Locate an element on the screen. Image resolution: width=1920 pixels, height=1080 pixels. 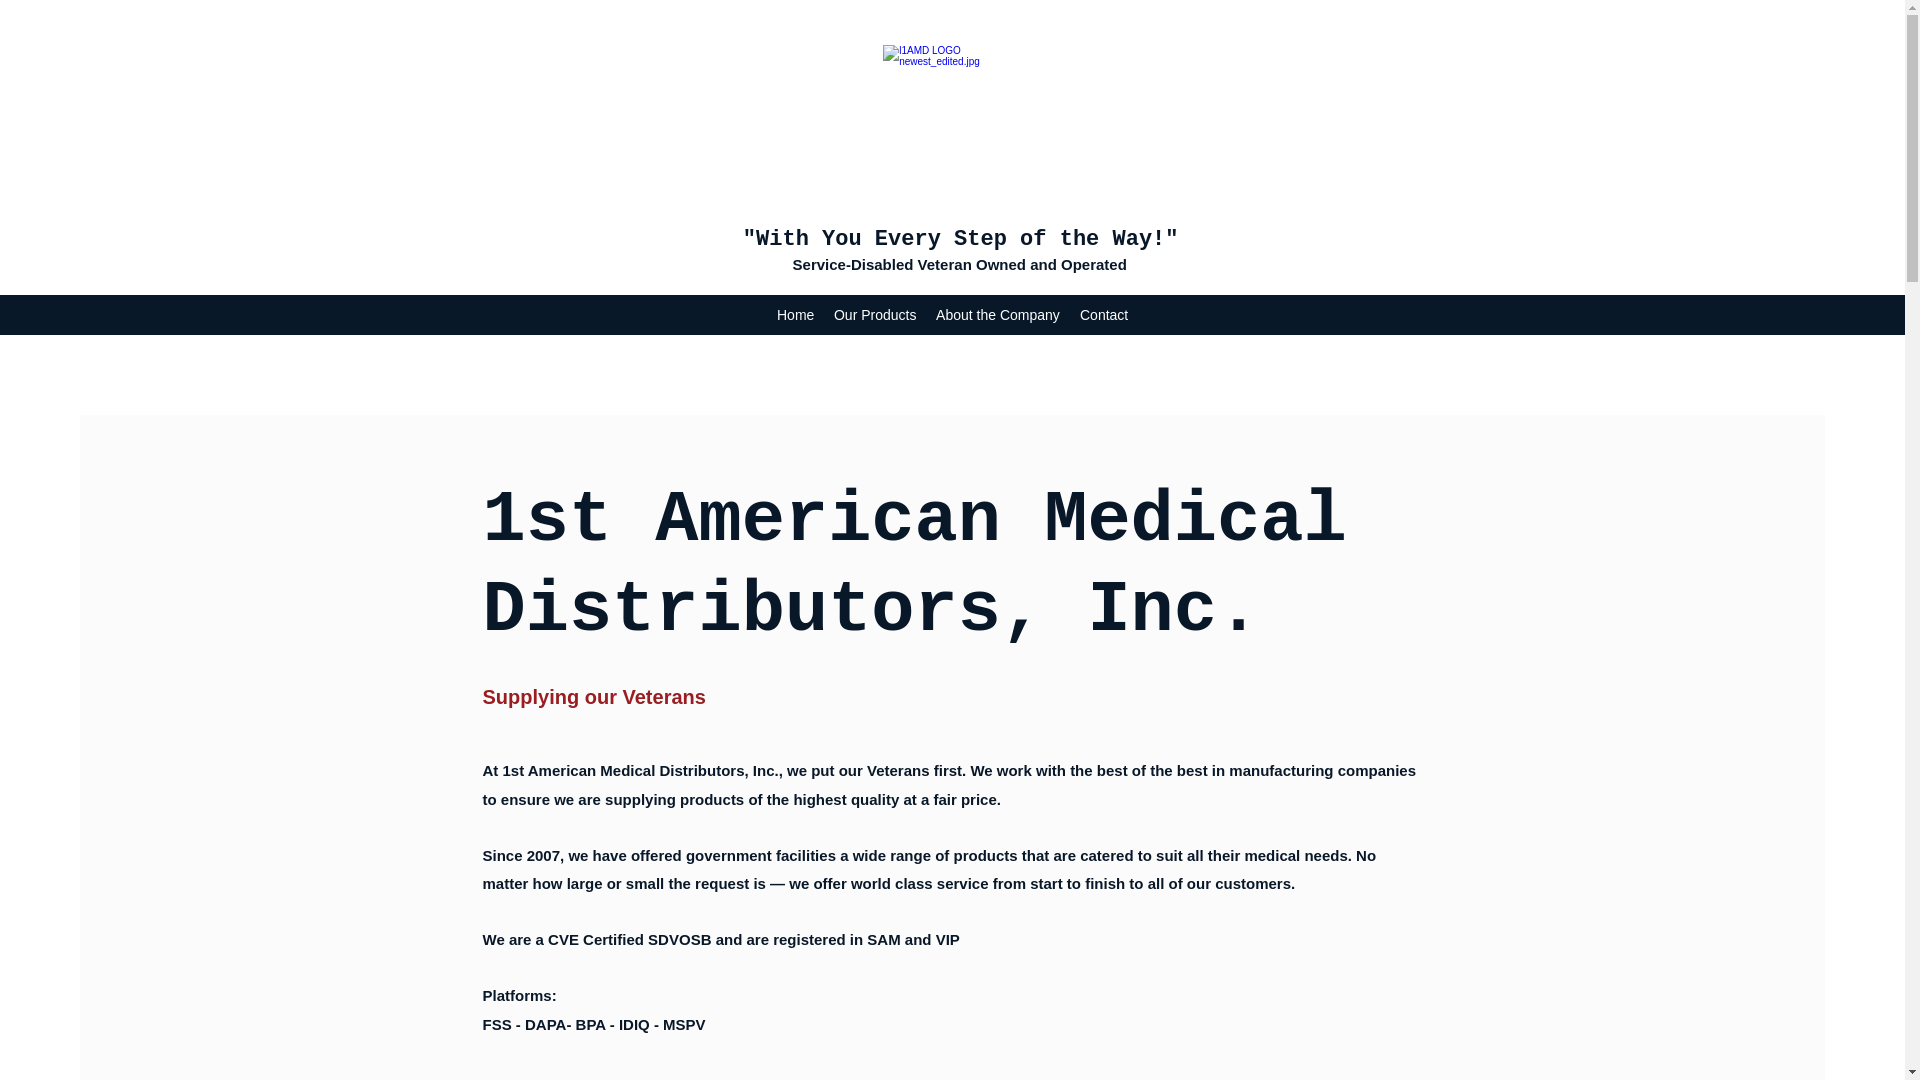
'Home' is located at coordinates (794, 315).